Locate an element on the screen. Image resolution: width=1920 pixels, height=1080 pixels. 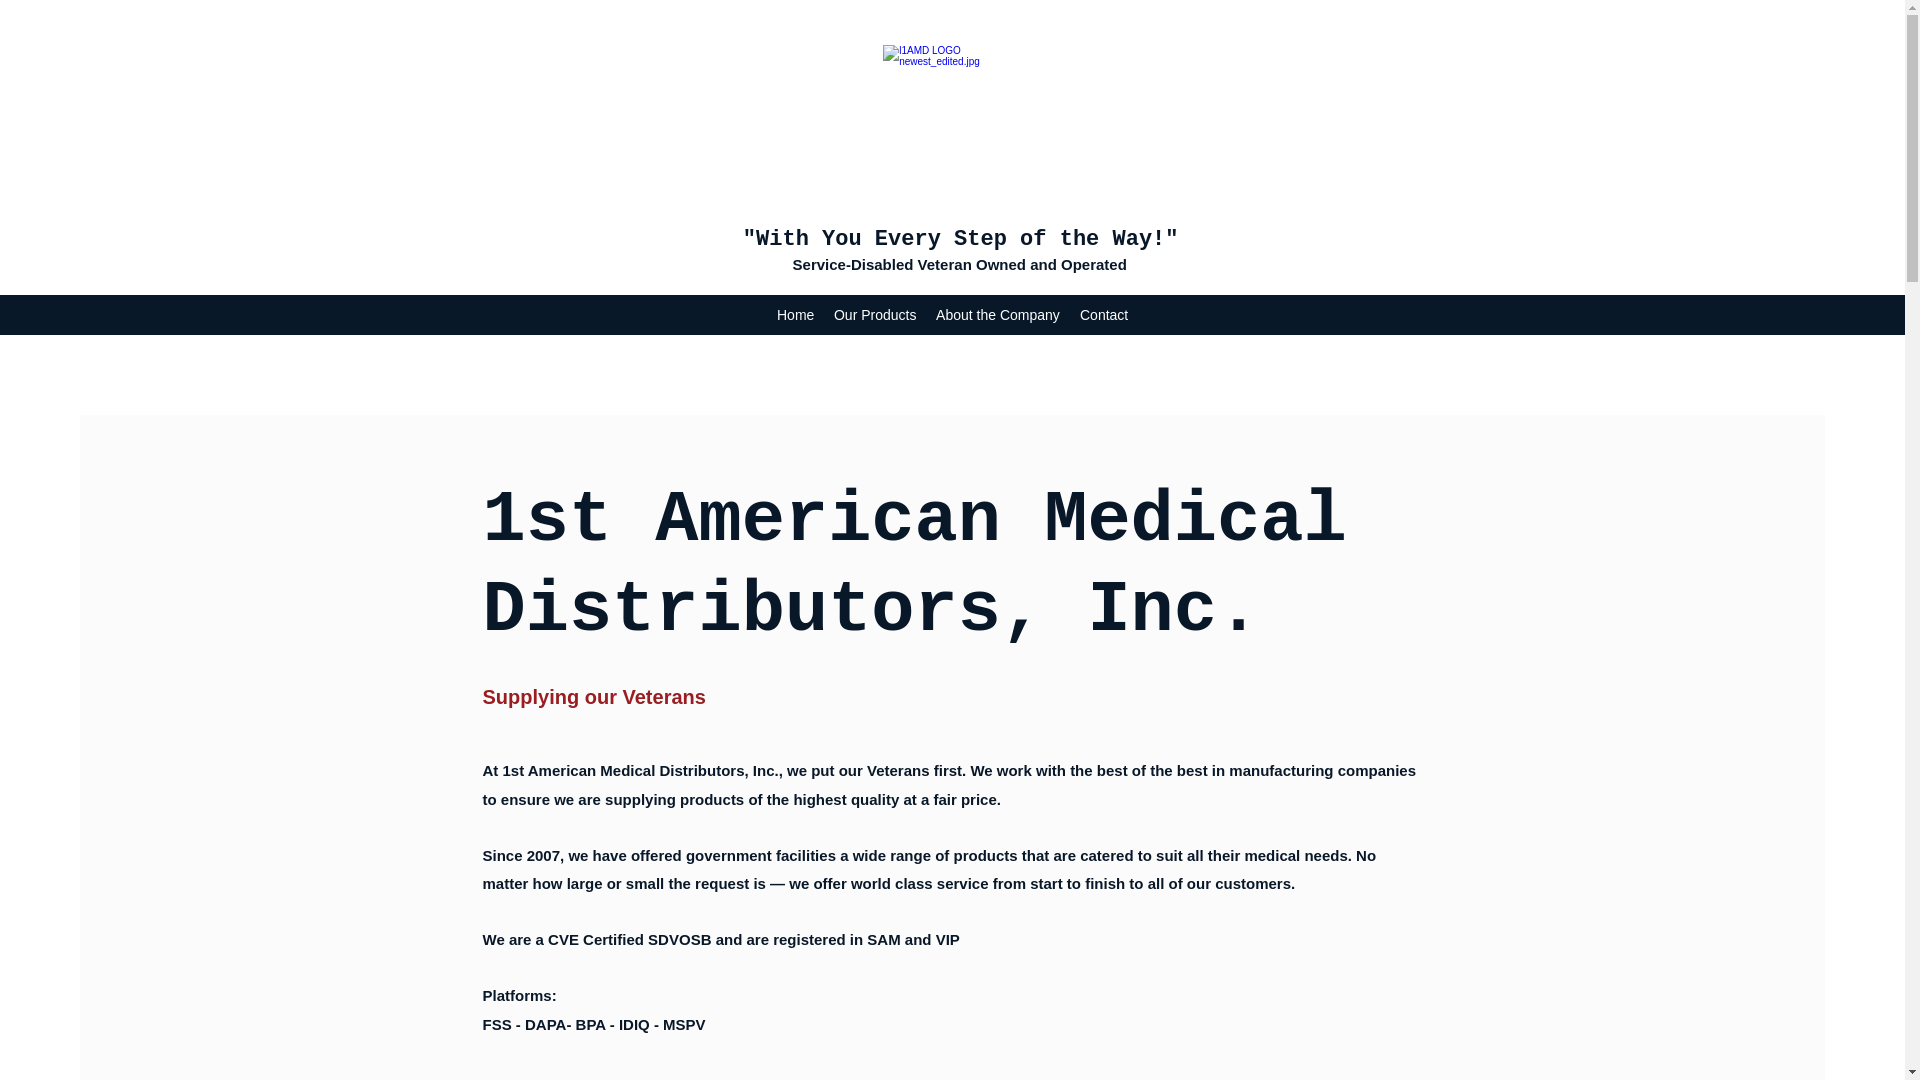
'Home' is located at coordinates (794, 315).